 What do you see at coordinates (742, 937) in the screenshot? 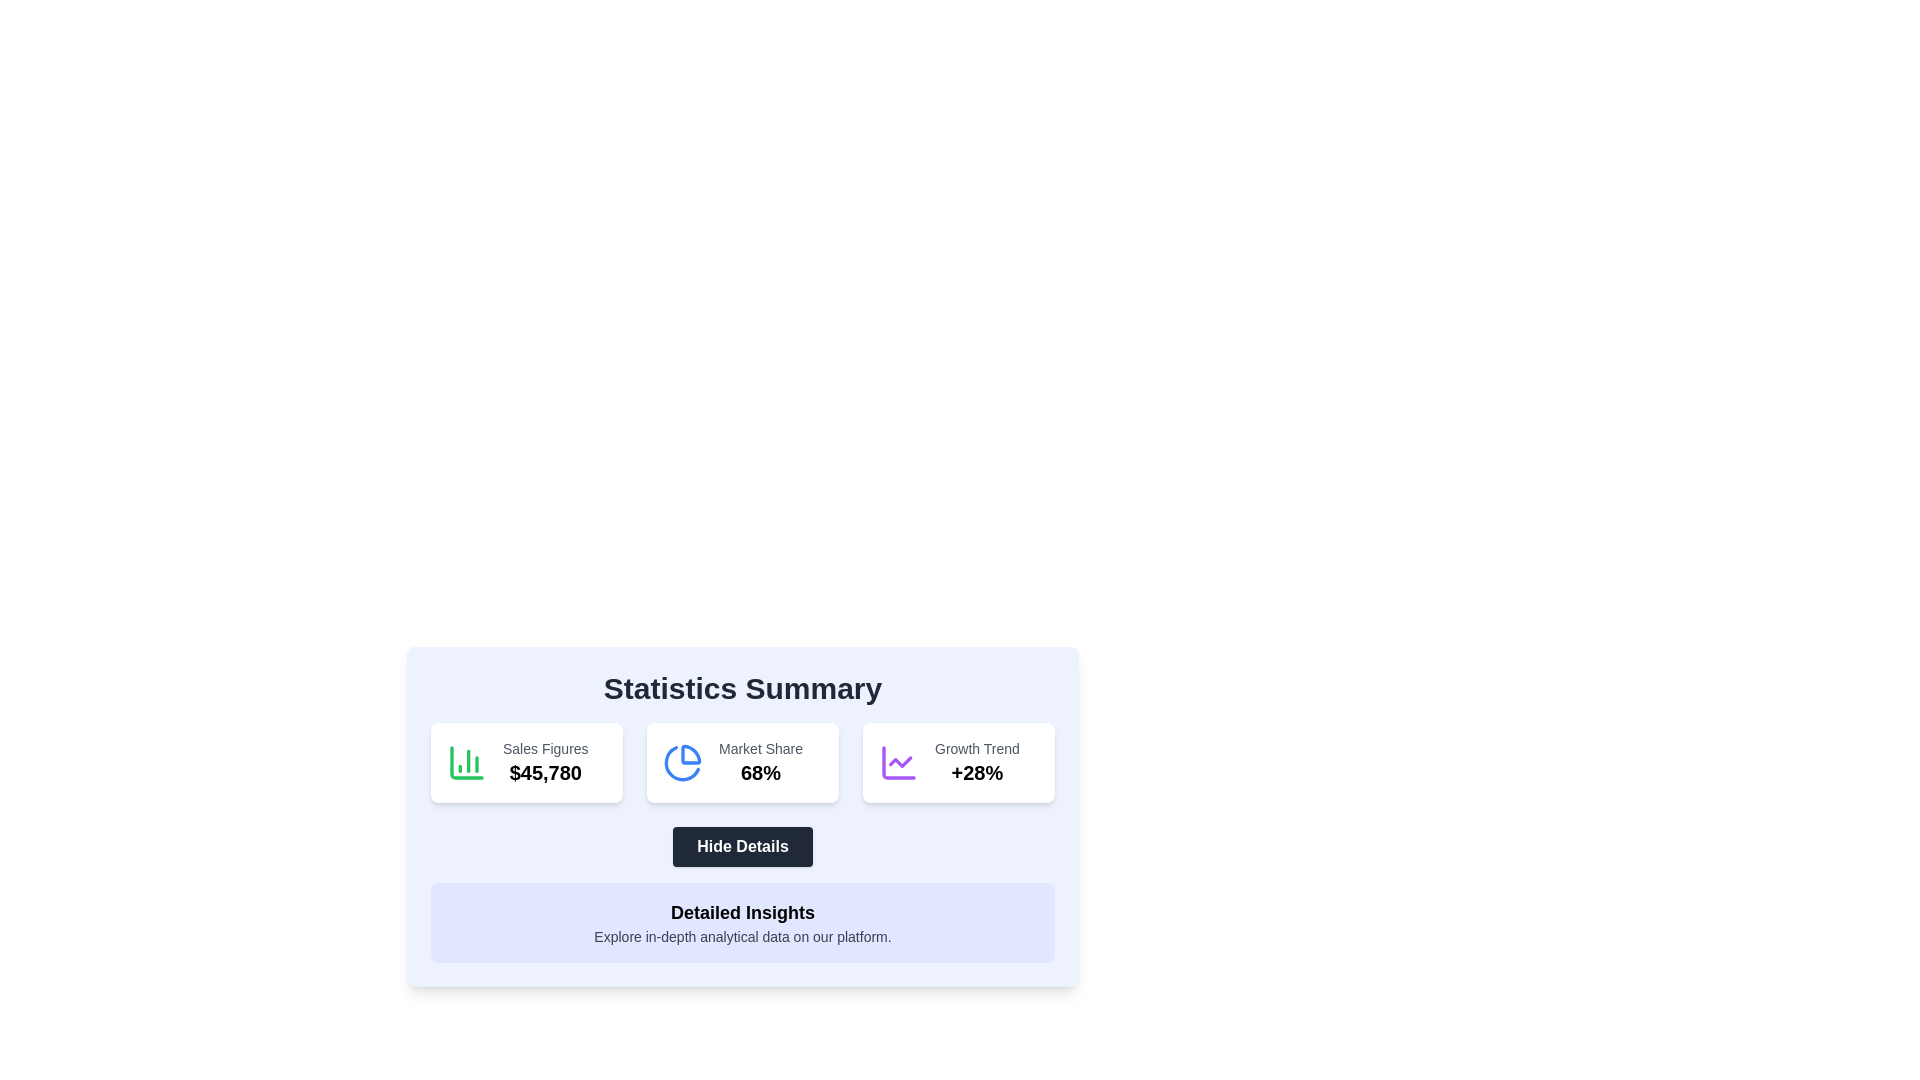
I see `information displayed on the text label that says 'Explore in-depth analytical data on our platform.', which is styled with a small font size and light gray color, located below the 'Detailed Insights' title` at bounding box center [742, 937].